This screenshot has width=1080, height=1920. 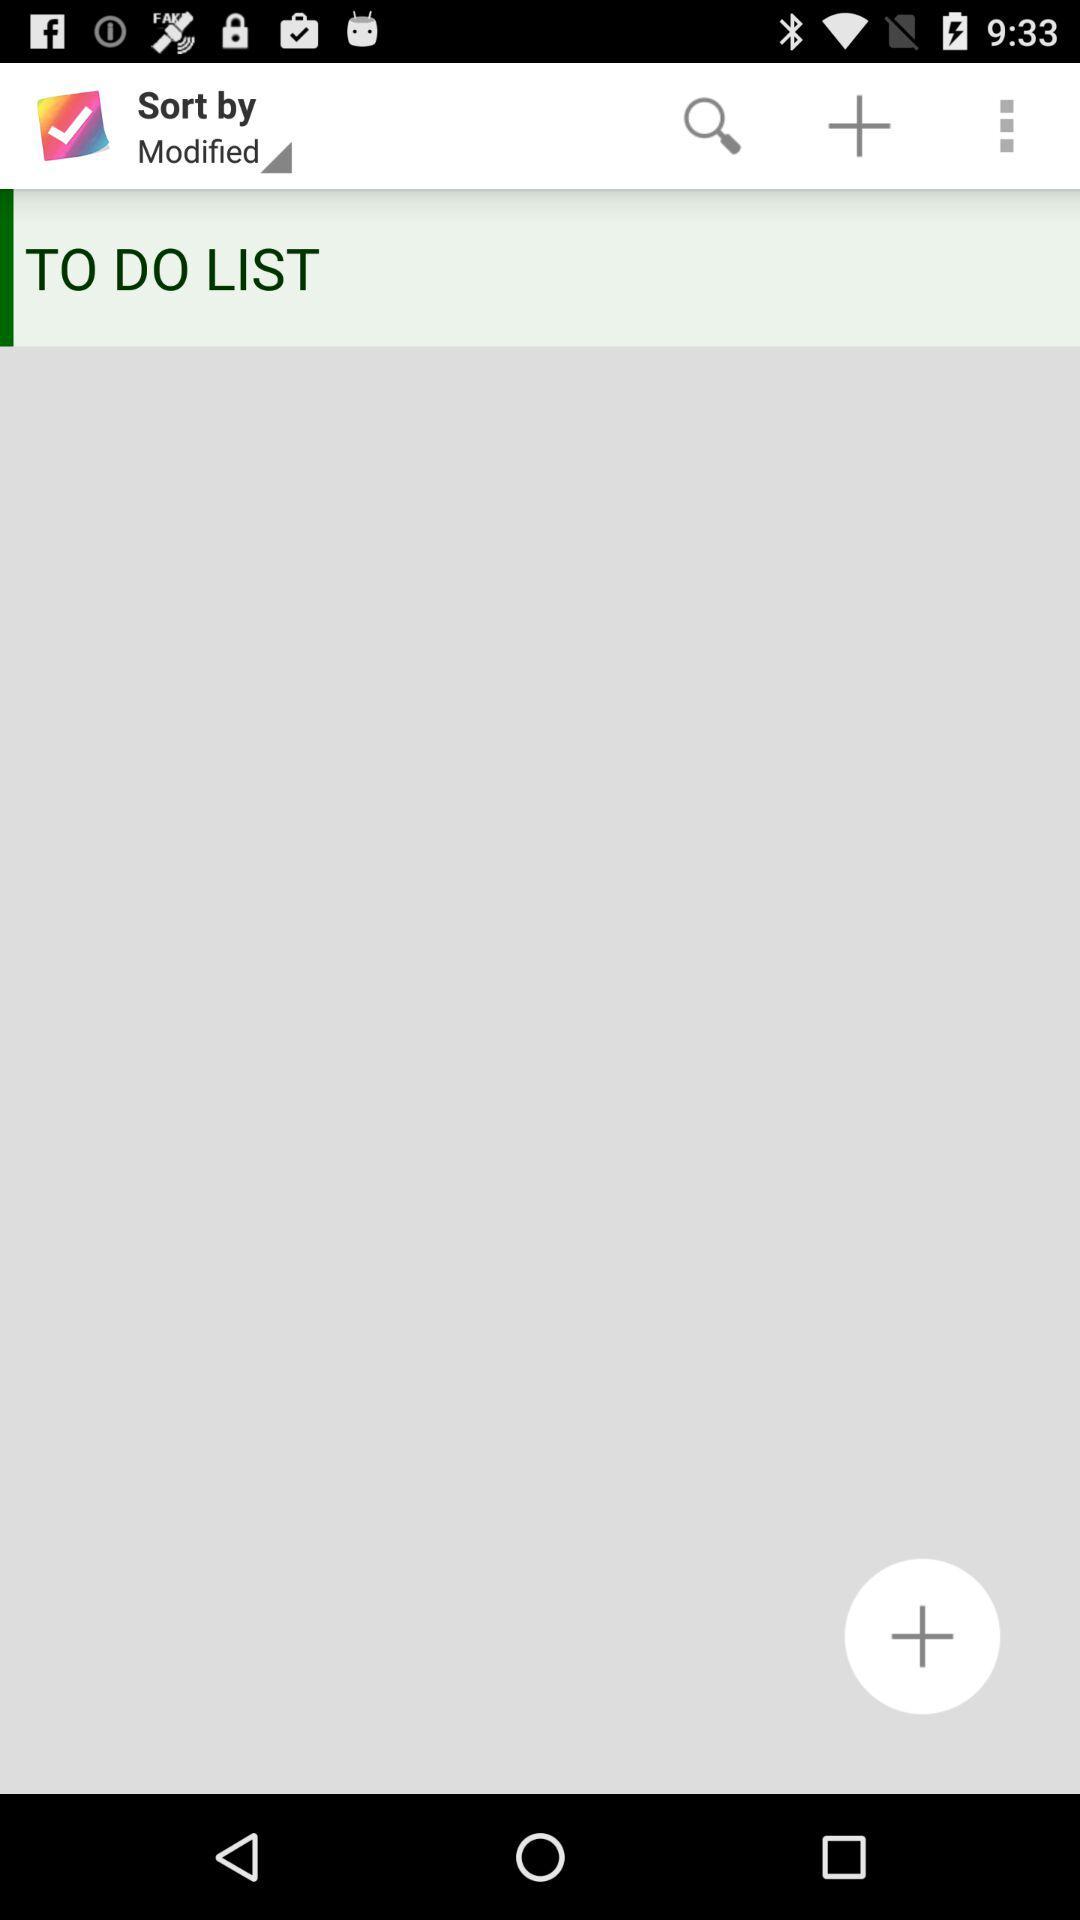 I want to click on the to do list icon, so click(x=532, y=266).